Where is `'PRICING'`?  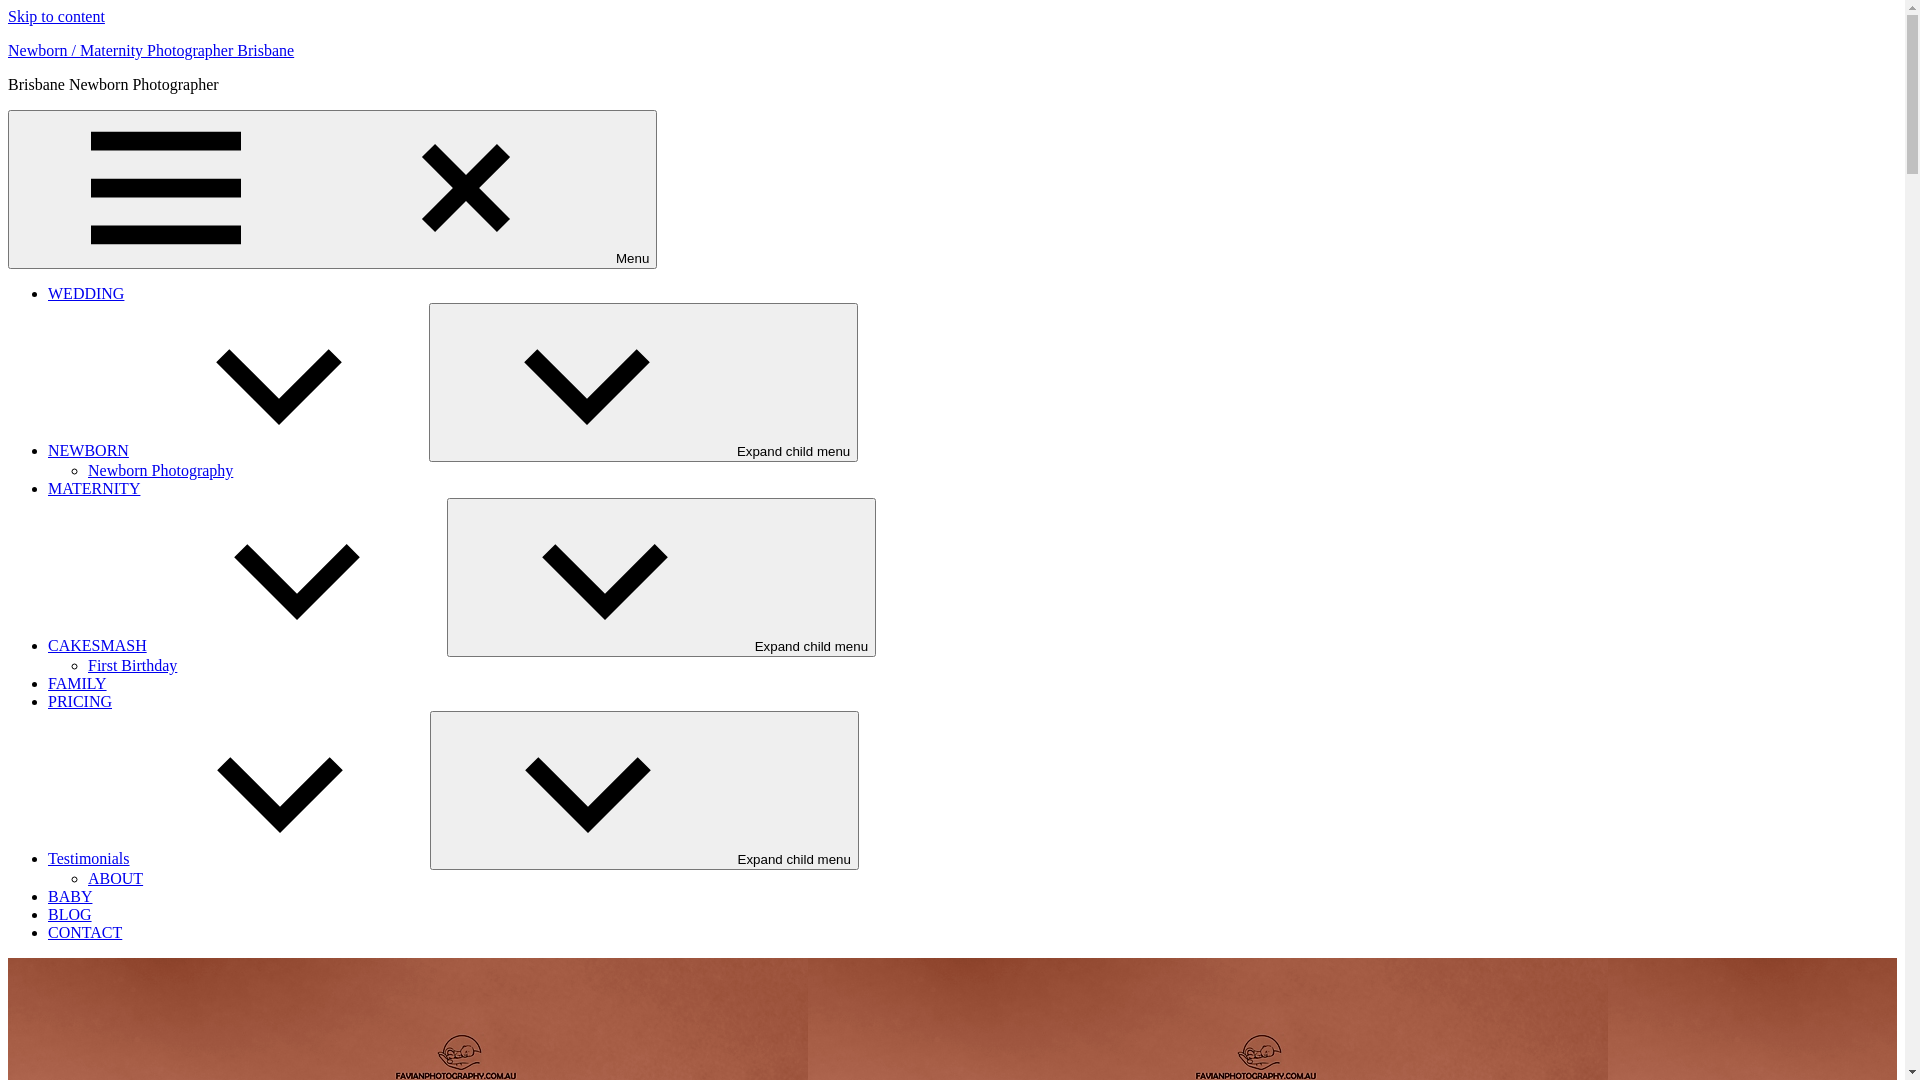 'PRICING' is located at coordinates (80, 700).